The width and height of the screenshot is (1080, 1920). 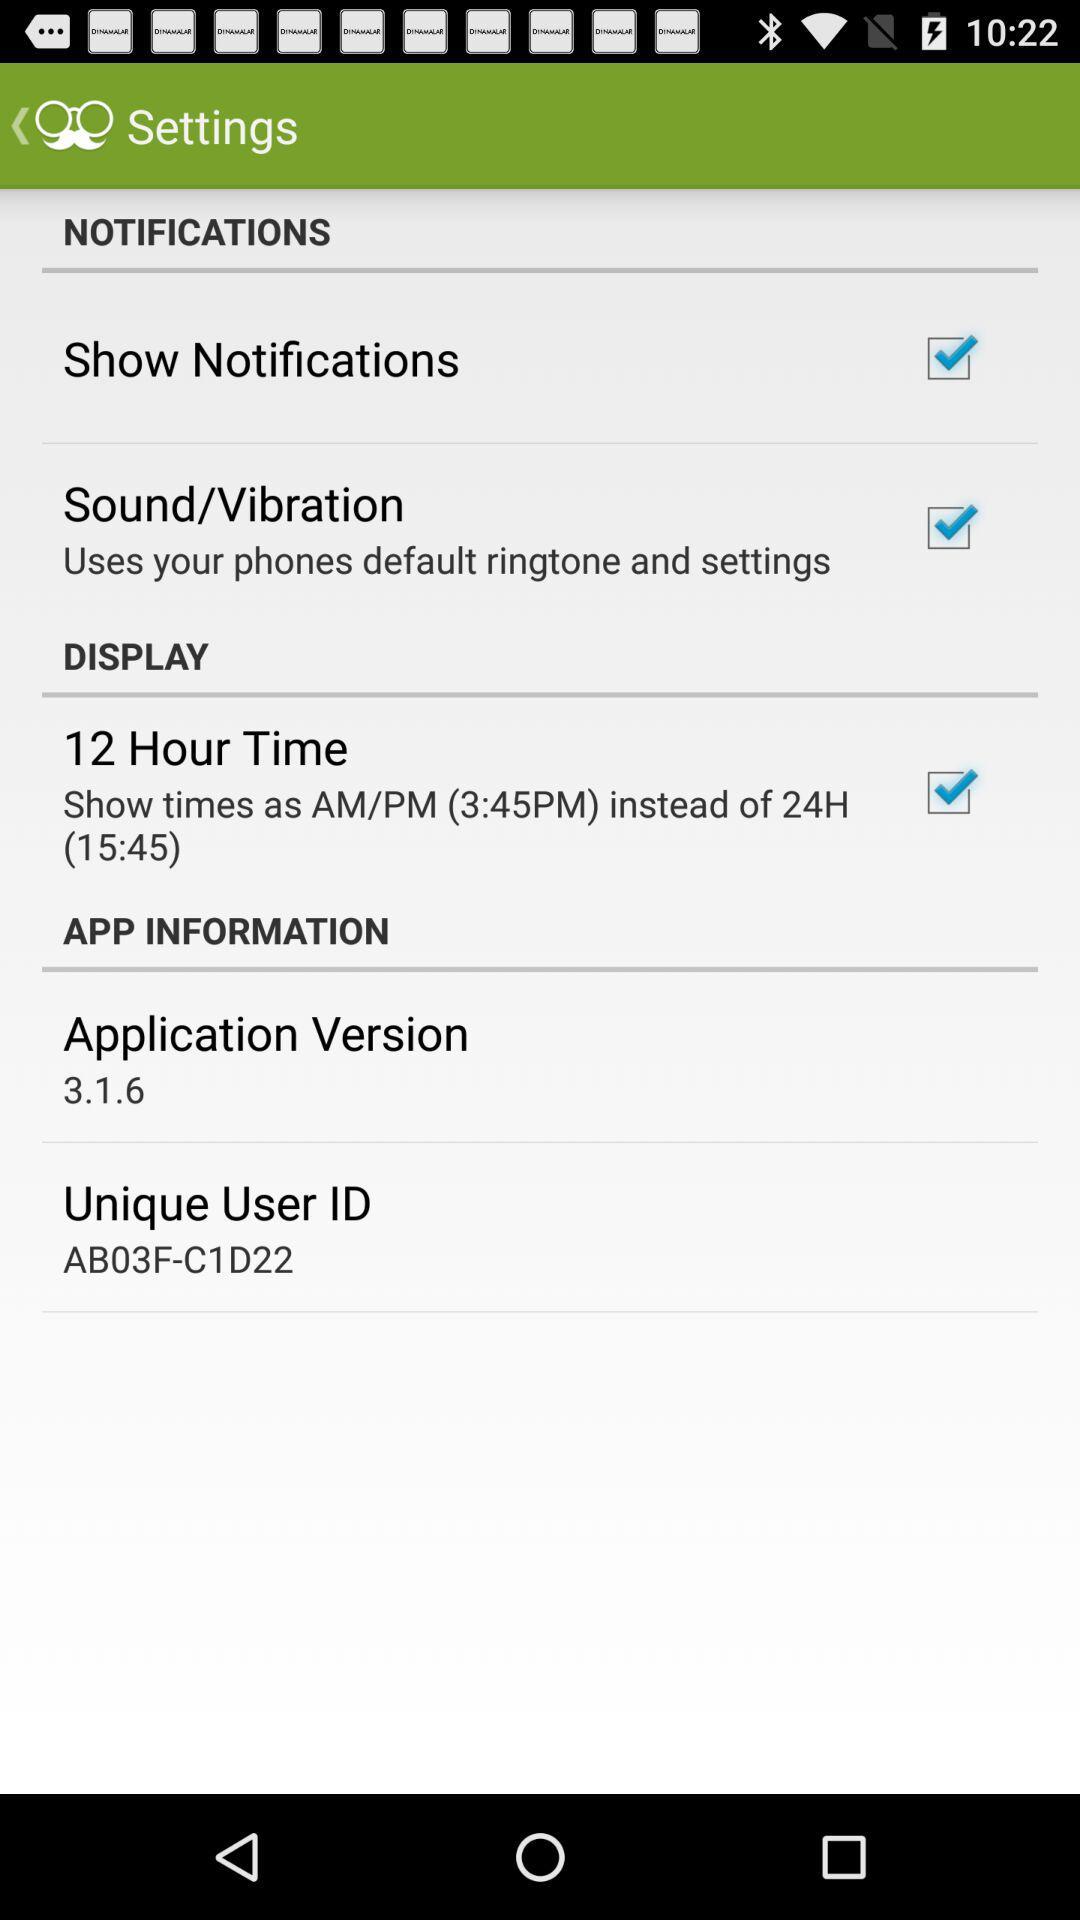 I want to click on the item below 3.1.6, so click(x=217, y=1200).